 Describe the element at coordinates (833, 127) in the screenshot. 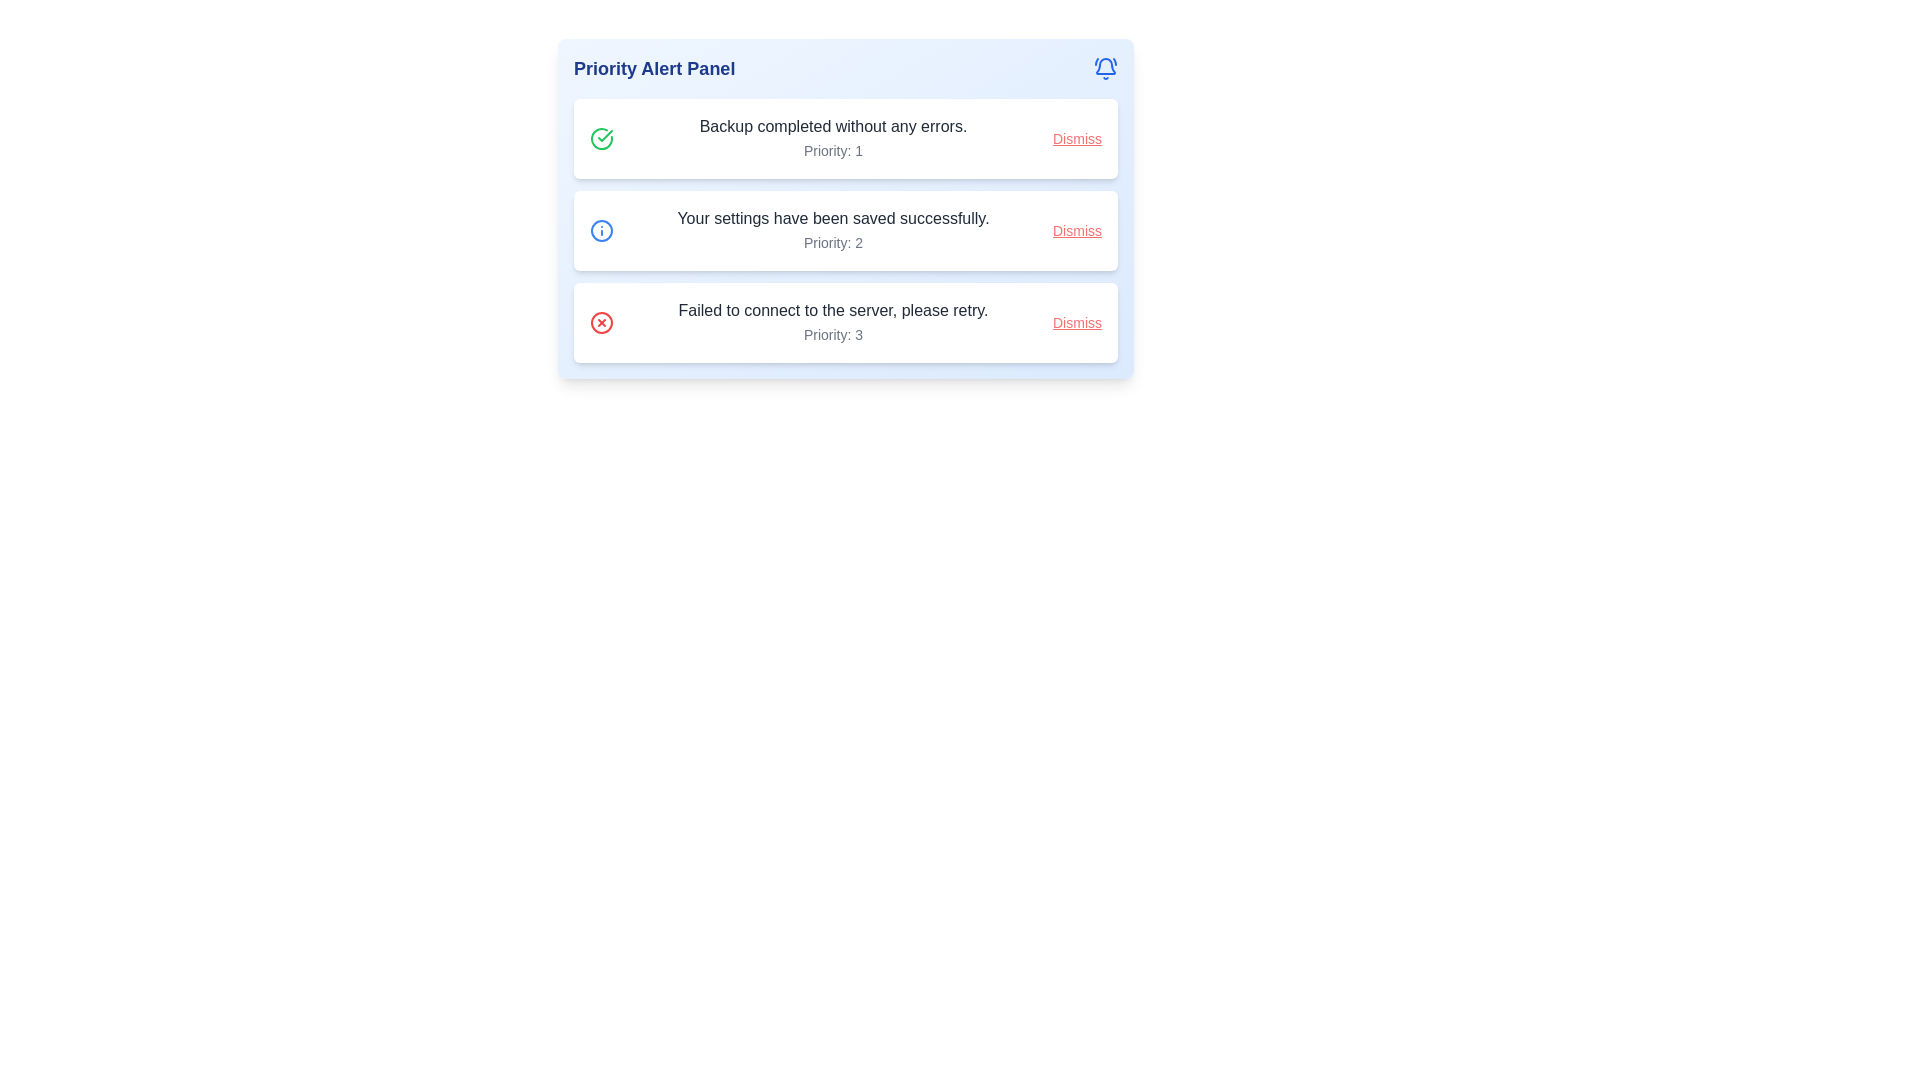

I see `the Text label that indicates the successful completion of a backup operation, located in the first row of the notification panel` at that location.